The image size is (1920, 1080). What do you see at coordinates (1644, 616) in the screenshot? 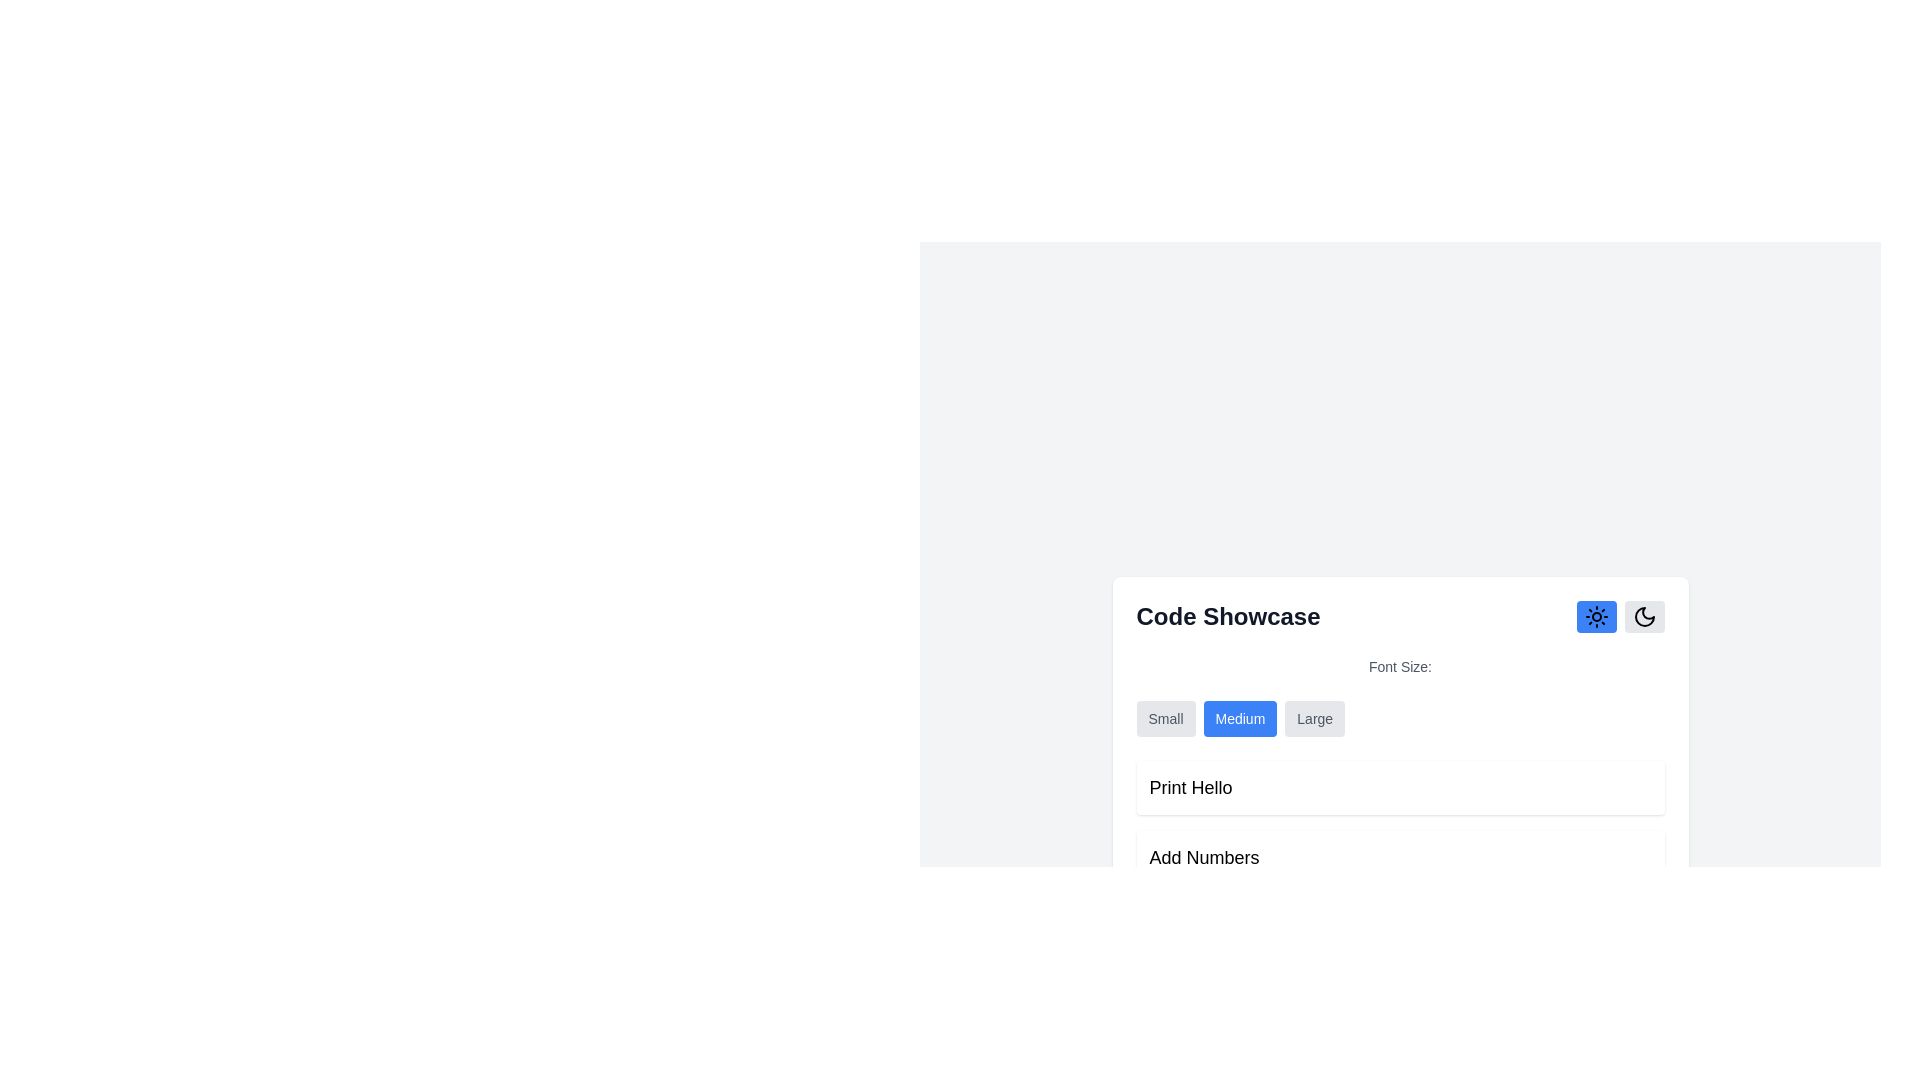
I see `the crescent moon icon located in the top right corner of the 'Code Showcase' panel` at bounding box center [1644, 616].